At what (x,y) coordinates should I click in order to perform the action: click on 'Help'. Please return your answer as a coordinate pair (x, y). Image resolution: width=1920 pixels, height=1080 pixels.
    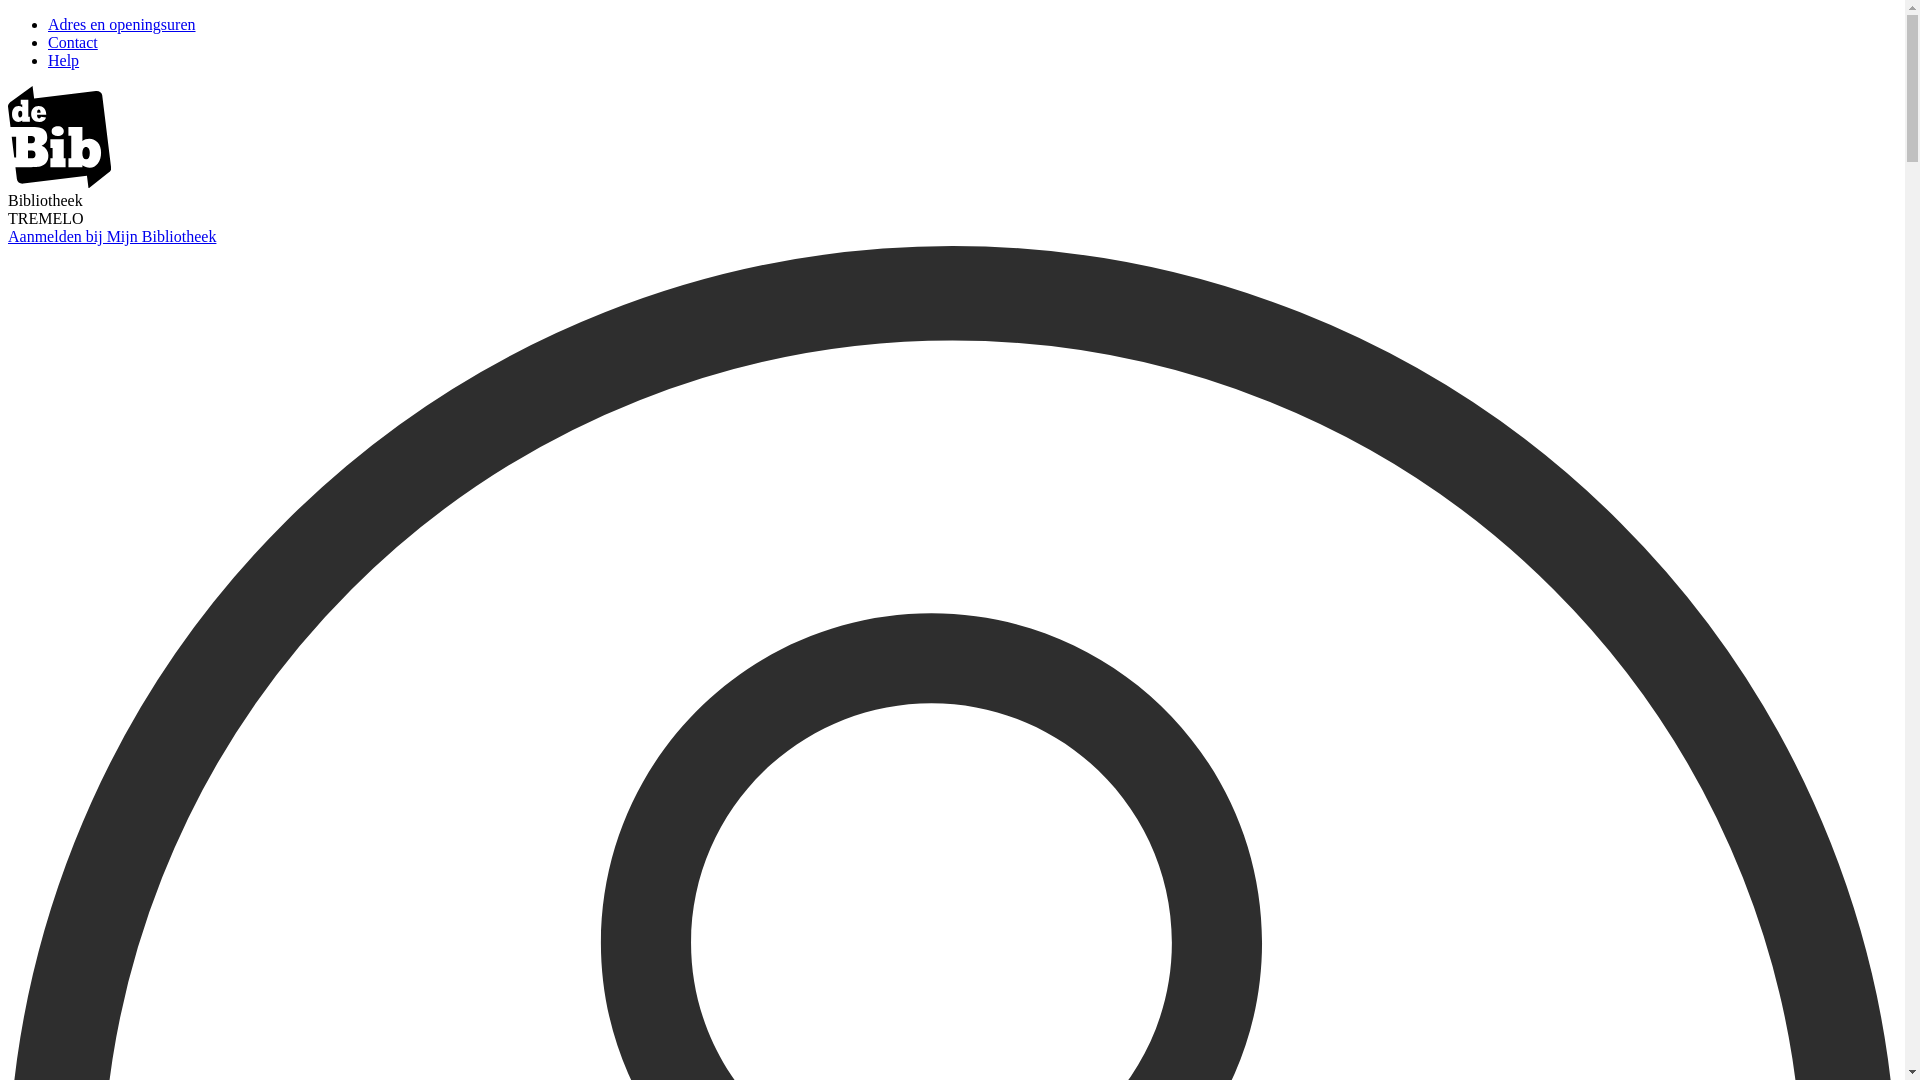
    Looking at the image, I should click on (63, 59).